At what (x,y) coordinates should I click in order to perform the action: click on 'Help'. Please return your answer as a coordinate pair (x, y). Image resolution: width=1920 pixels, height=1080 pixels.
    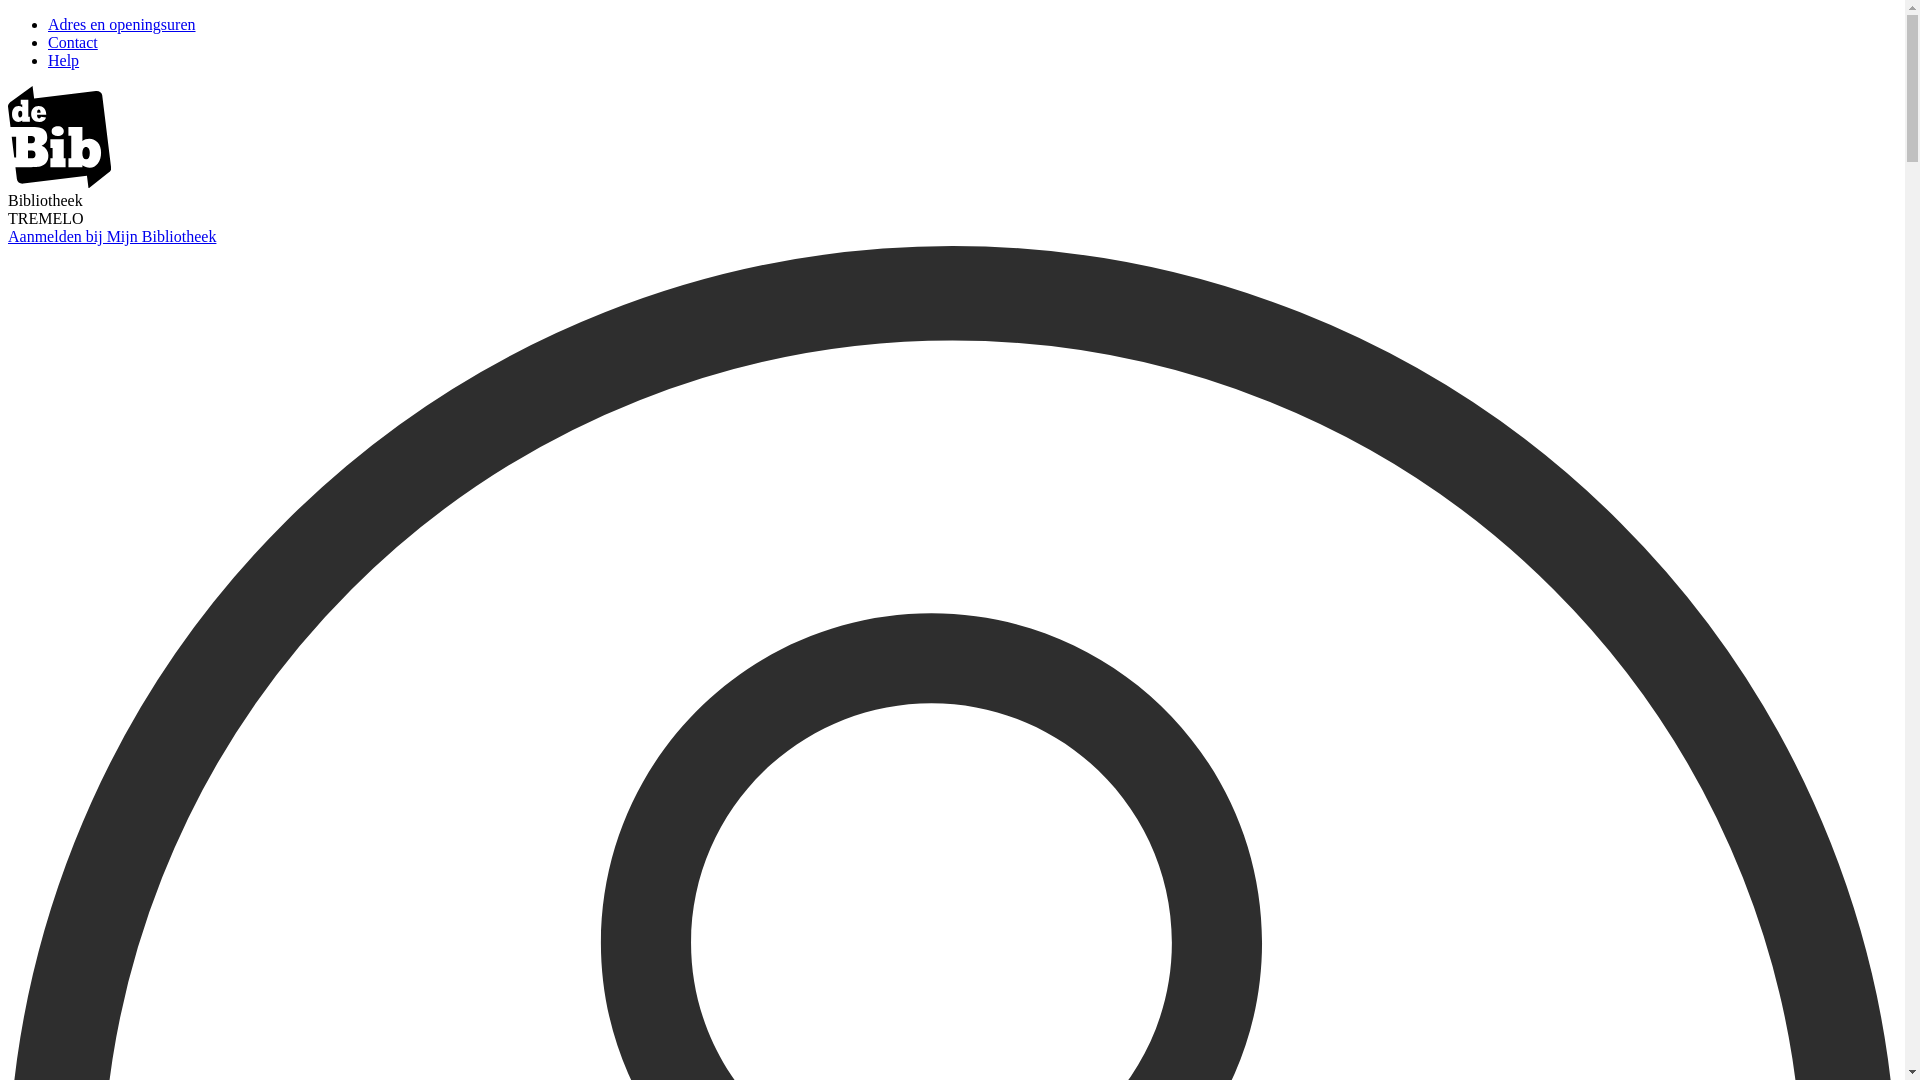
    Looking at the image, I should click on (63, 59).